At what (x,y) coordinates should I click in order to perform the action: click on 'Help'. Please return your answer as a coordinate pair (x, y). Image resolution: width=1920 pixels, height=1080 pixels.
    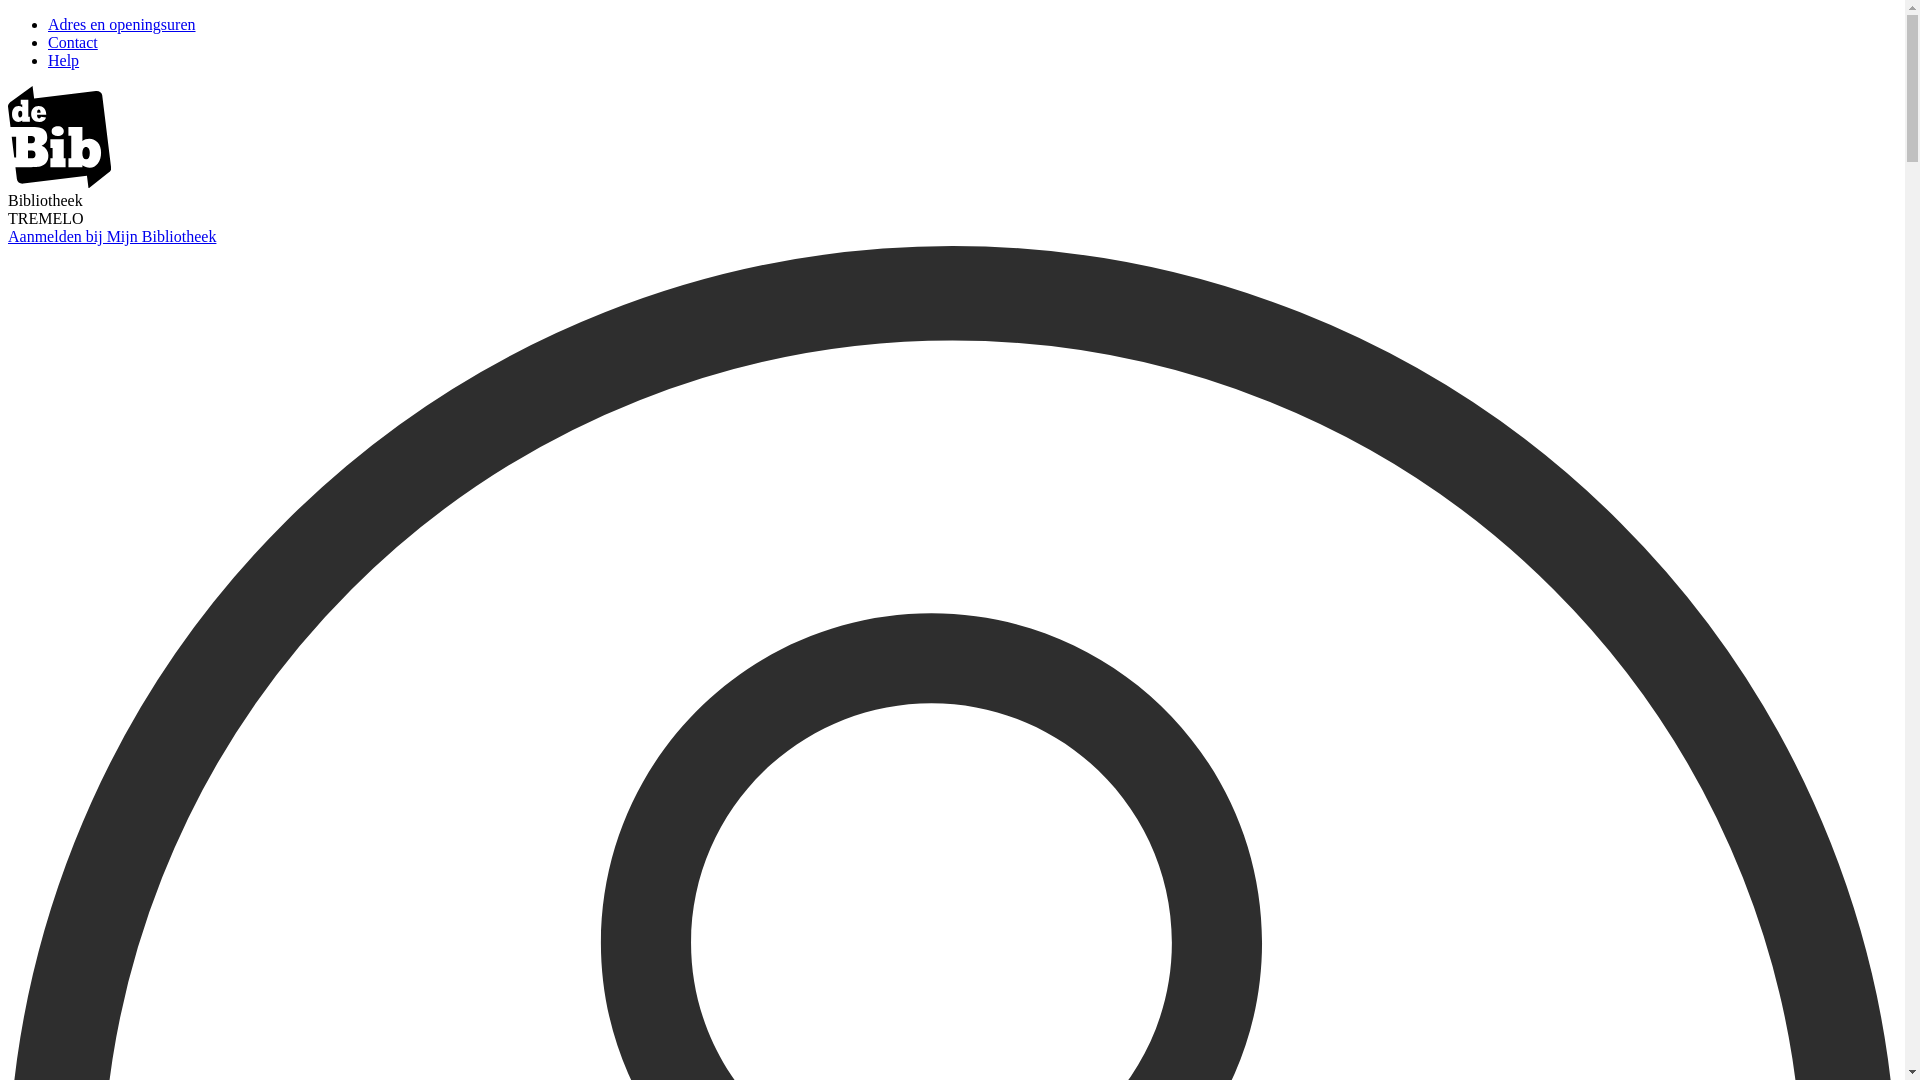
    Looking at the image, I should click on (63, 59).